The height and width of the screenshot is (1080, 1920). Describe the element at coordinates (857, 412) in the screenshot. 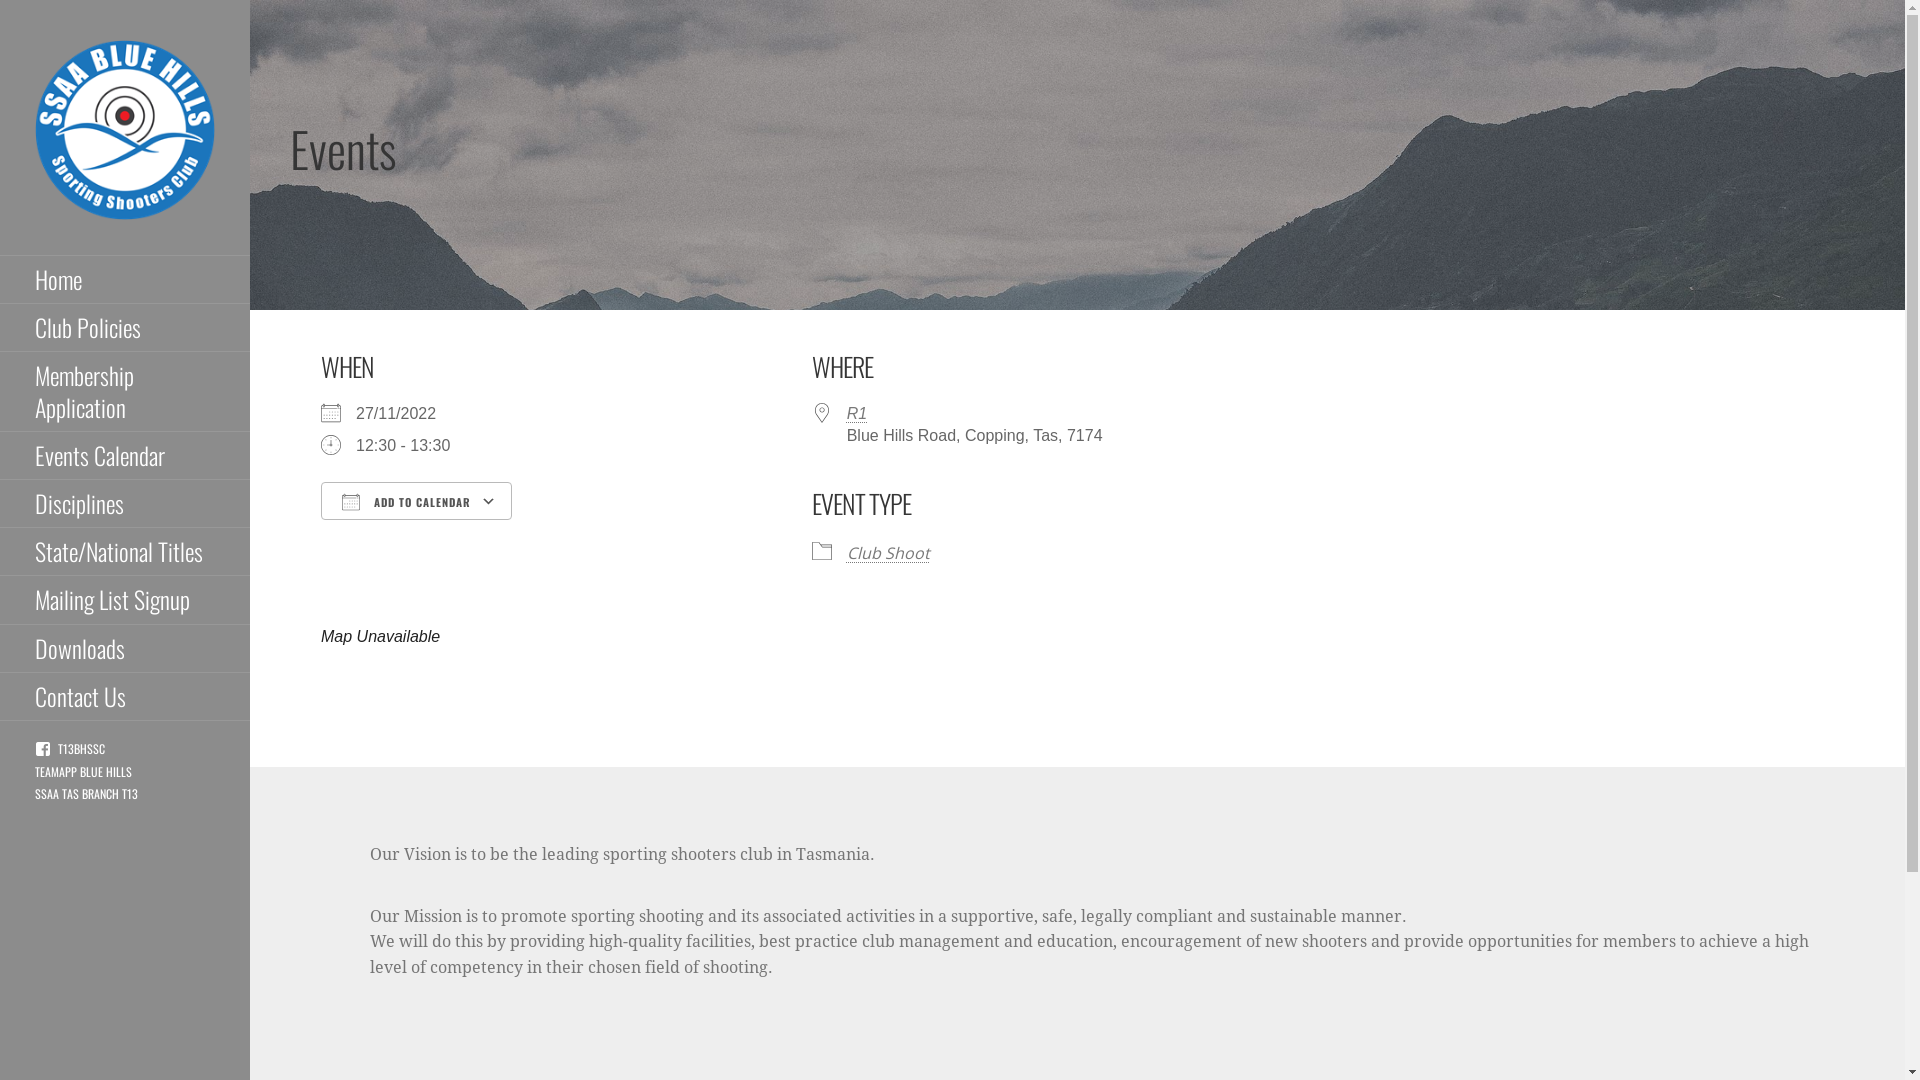

I see `'R1'` at that location.